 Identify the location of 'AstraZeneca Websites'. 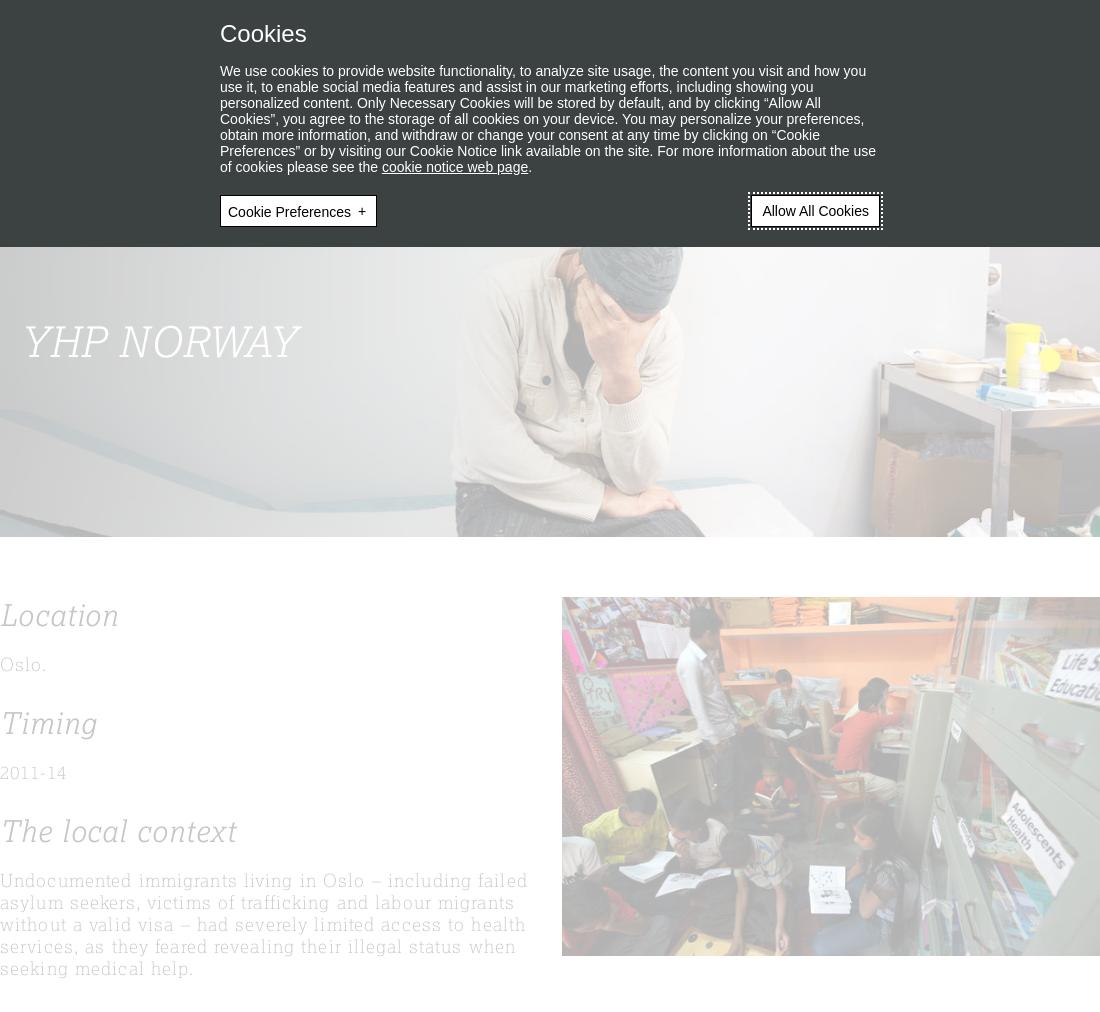
(825, 22).